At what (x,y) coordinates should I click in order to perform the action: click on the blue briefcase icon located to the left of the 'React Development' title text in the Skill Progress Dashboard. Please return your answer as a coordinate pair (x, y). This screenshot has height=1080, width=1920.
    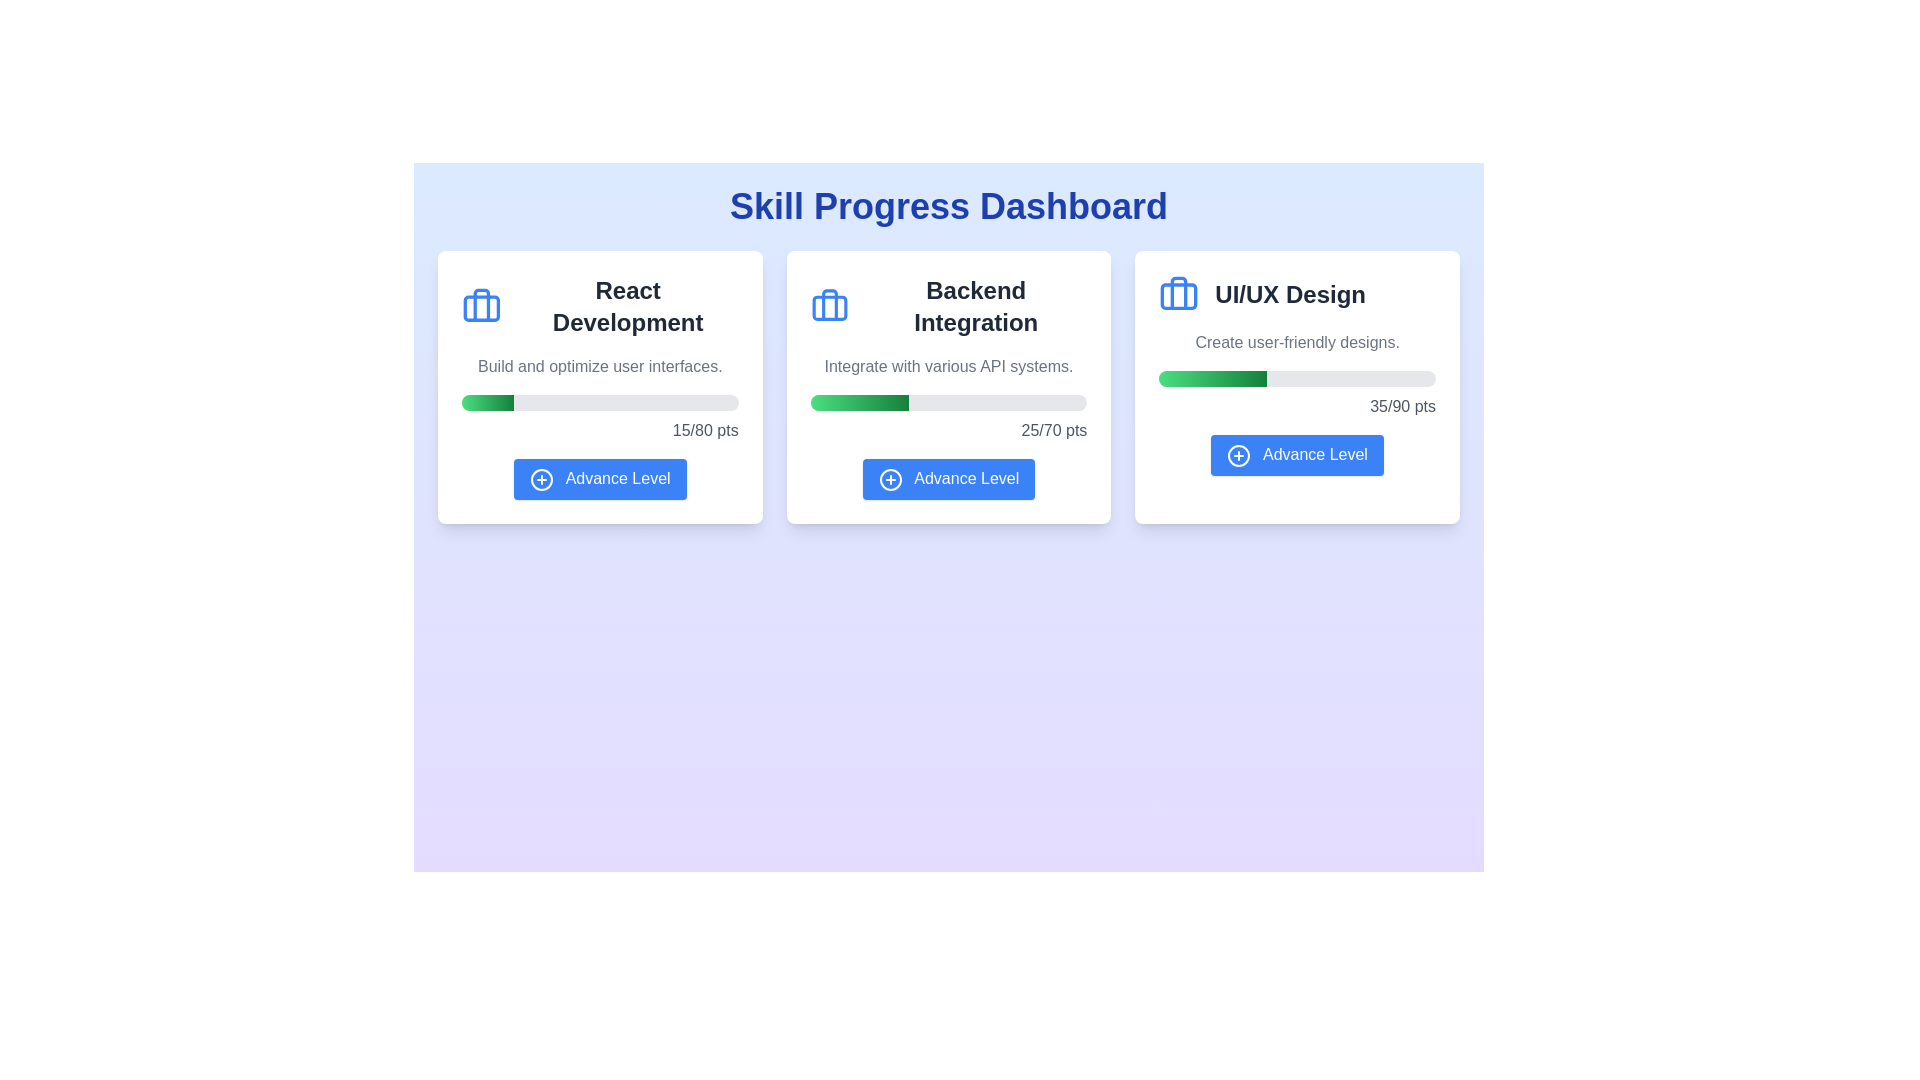
    Looking at the image, I should click on (481, 307).